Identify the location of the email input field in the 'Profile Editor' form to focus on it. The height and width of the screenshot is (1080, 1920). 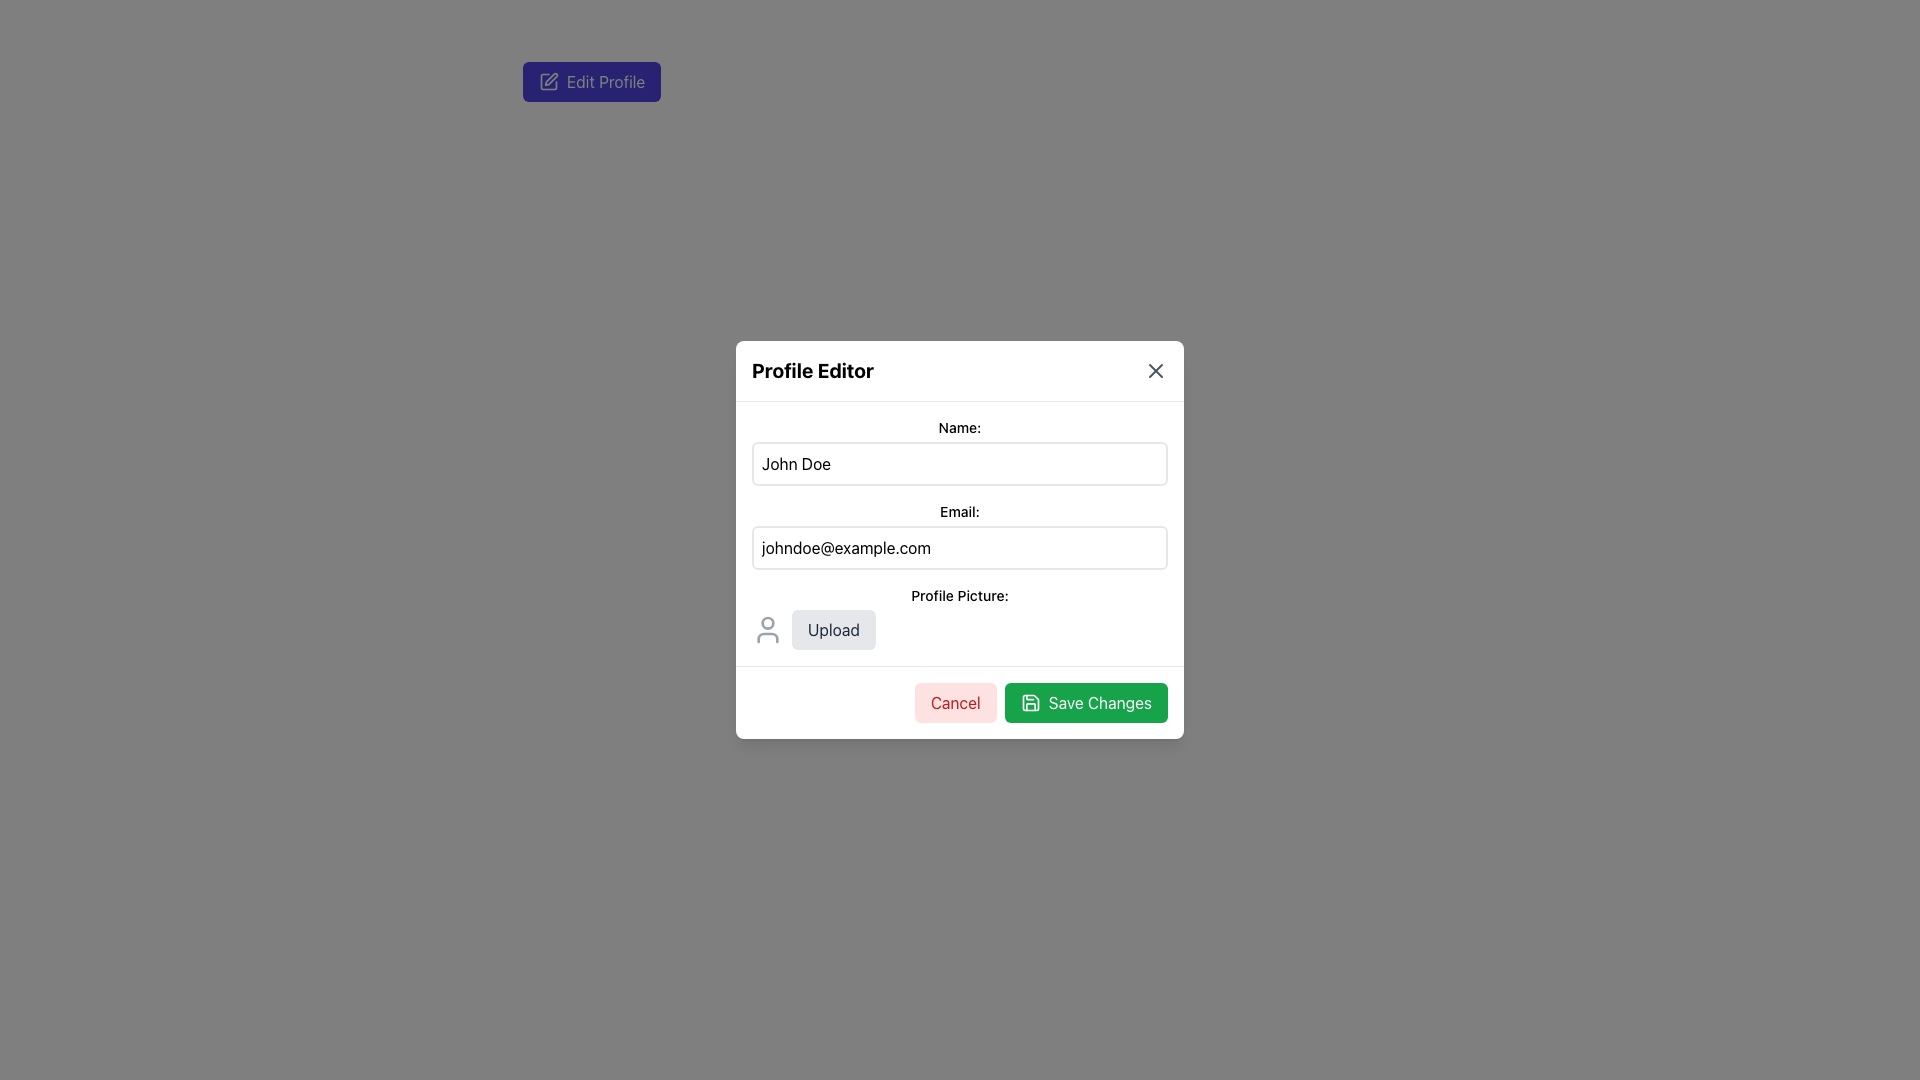
(960, 535).